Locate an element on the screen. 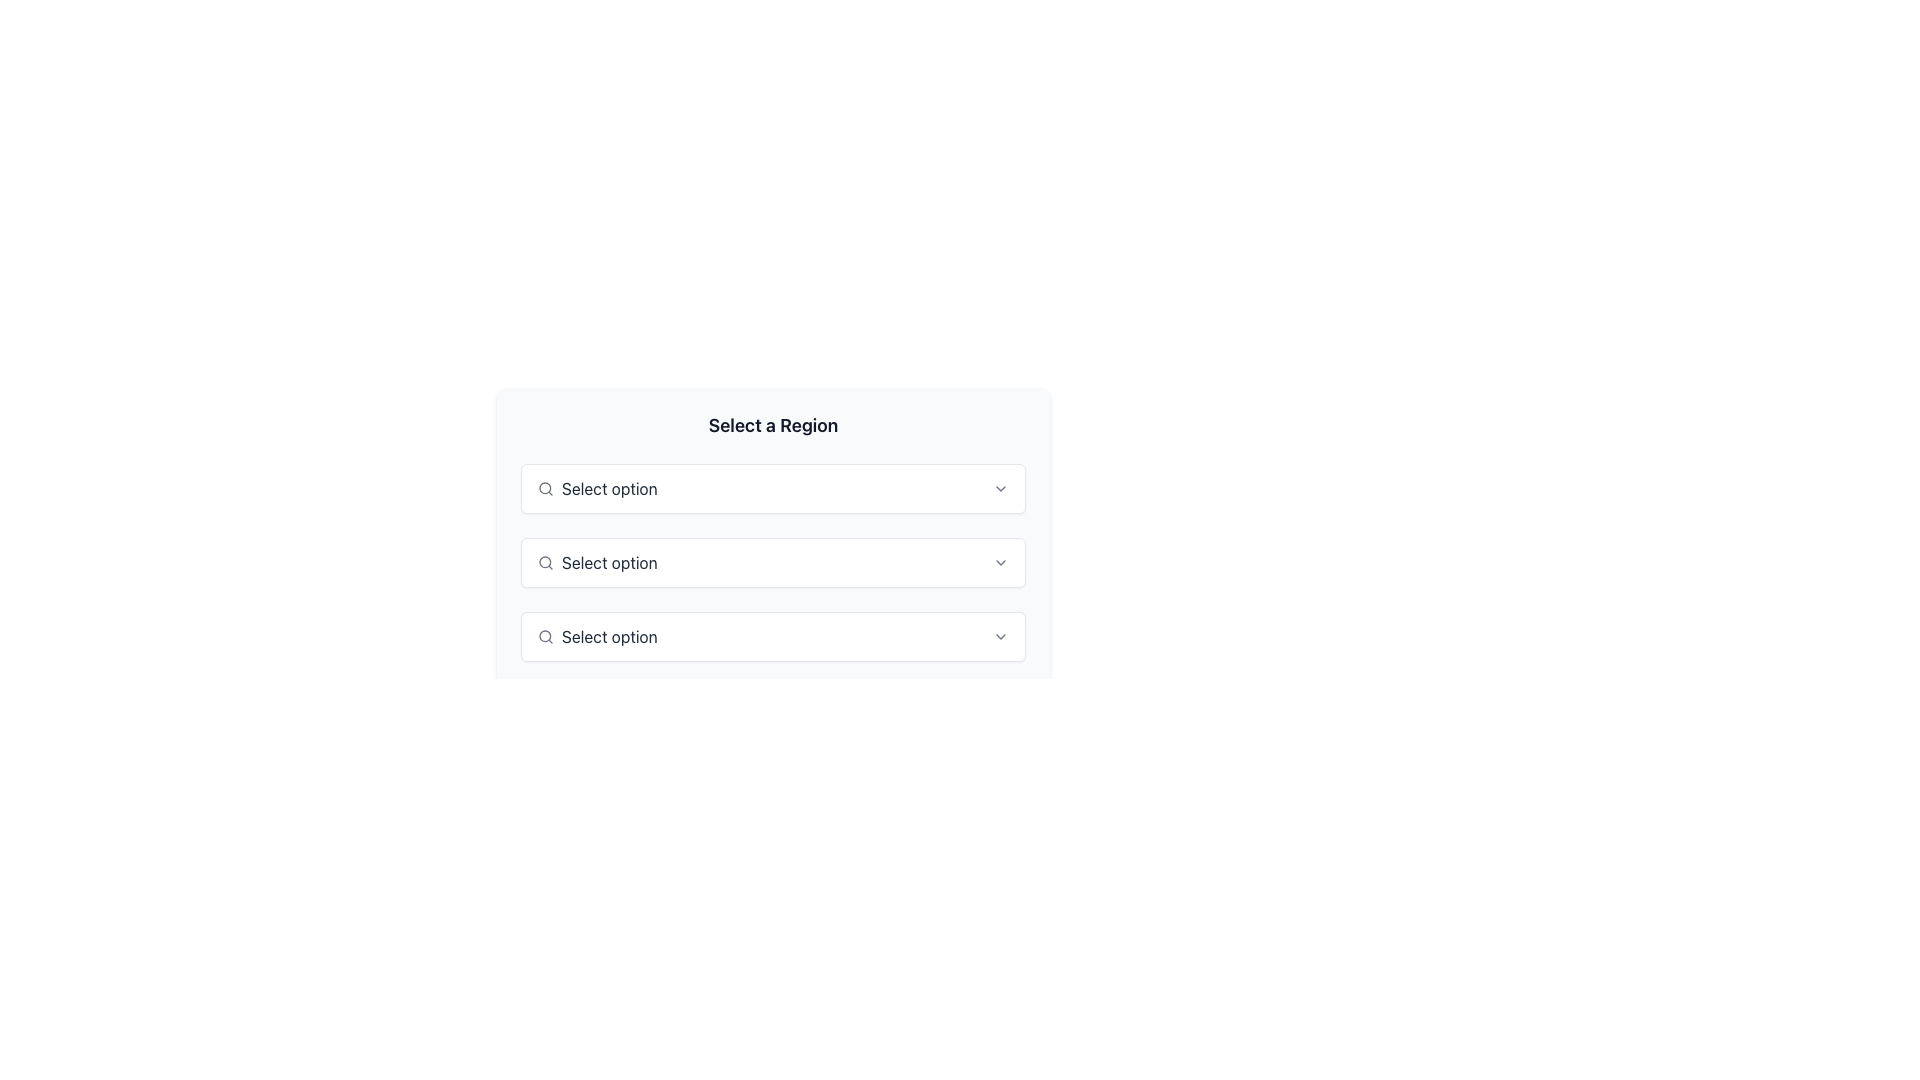 The width and height of the screenshot is (1920, 1080). the circular part of the search icon located to the left of the 'Select option' dropdown in the 'Select a Region' section is located at coordinates (545, 488).